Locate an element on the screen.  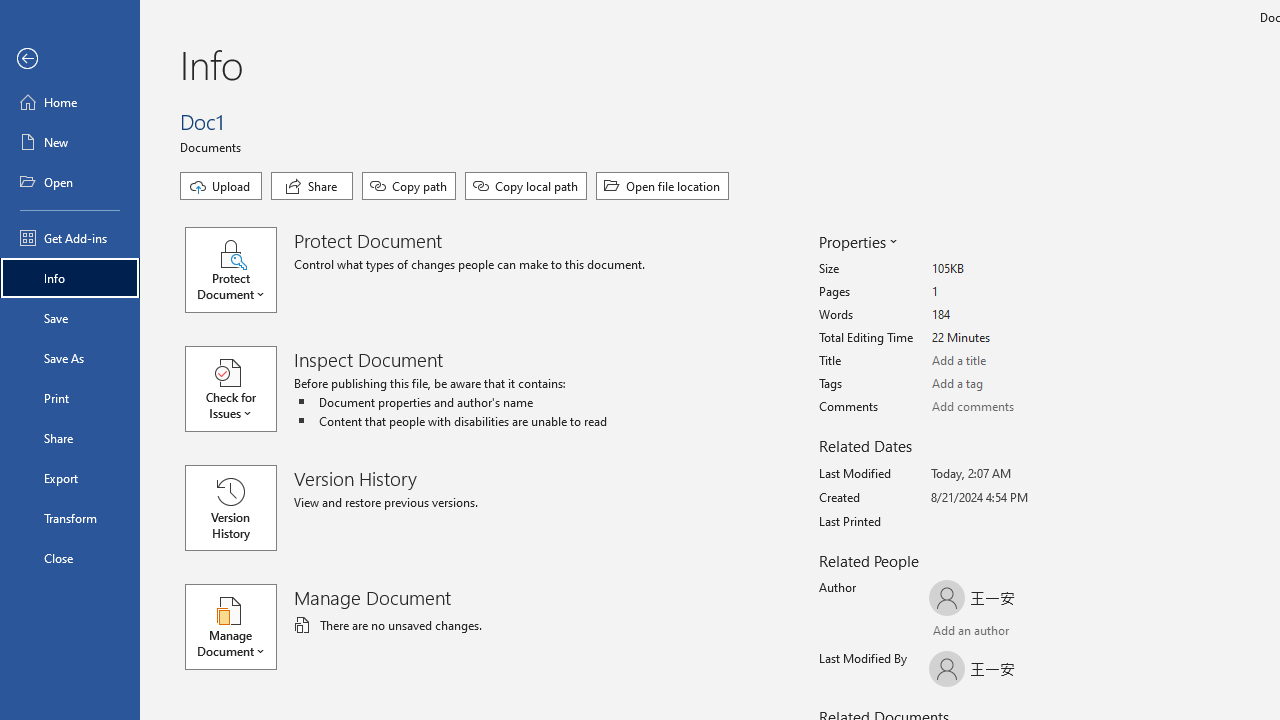
'Properties' is located at coordinates (856, 240).